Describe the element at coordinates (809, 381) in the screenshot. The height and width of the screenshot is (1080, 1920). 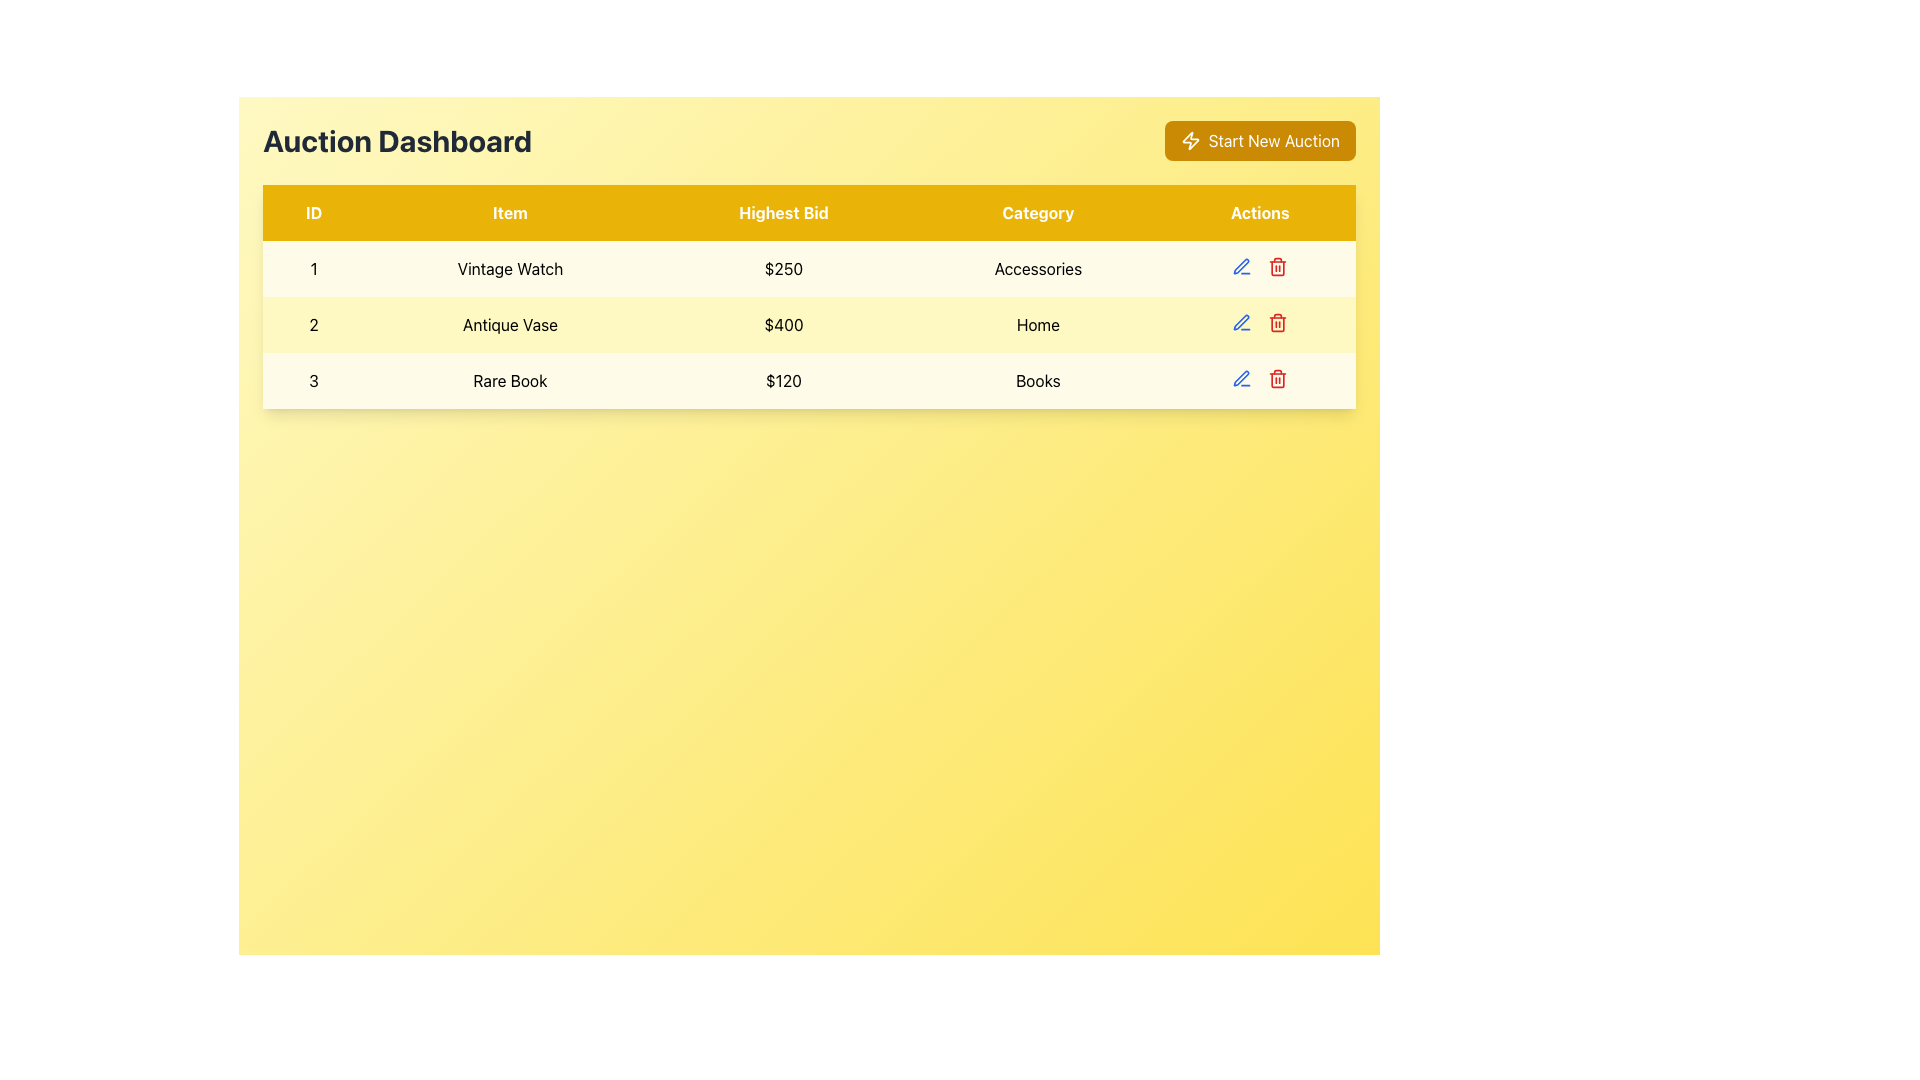
I see `the third row element in the tabular data structure that displays item details including name, price, and category` at that location.